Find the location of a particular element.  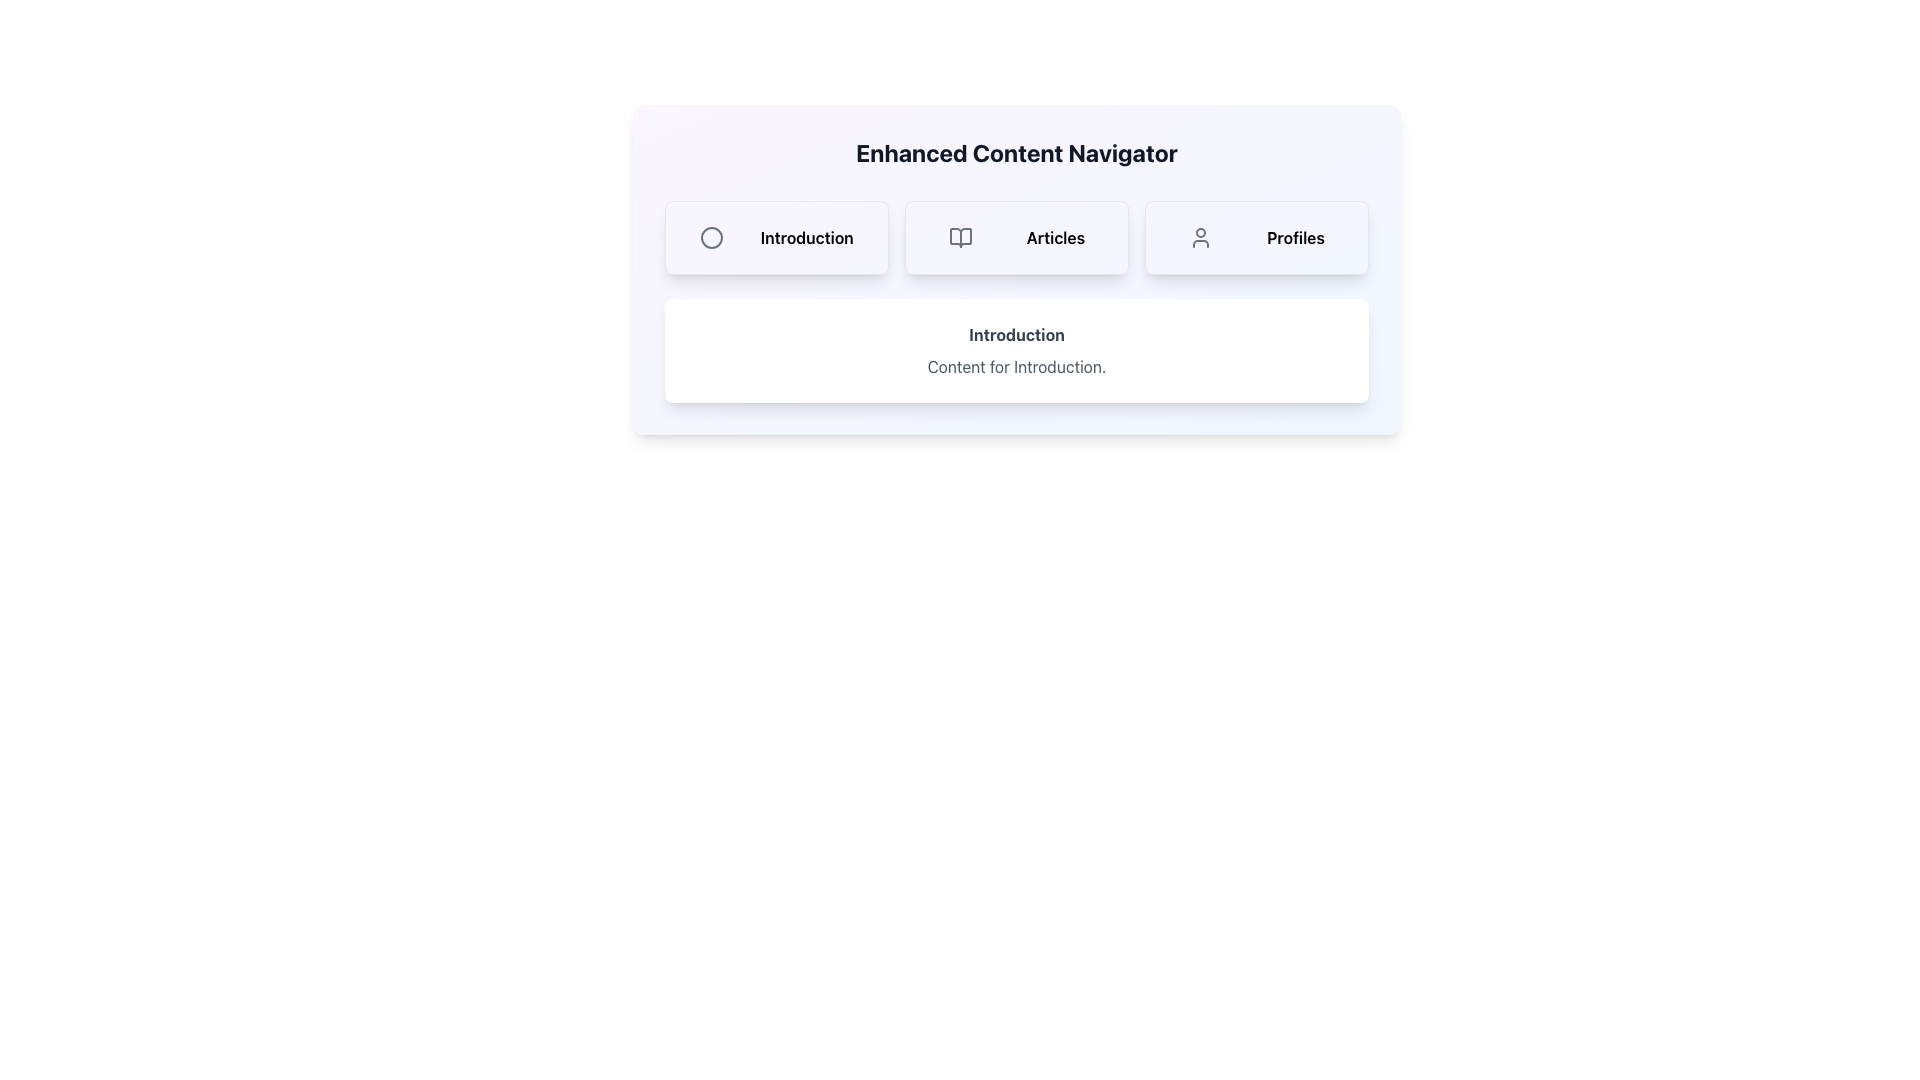

the 'Profiles' button, which is the third button in a row of three, featuring a user profile icon and bold text is located at coordinates (1256, 237).